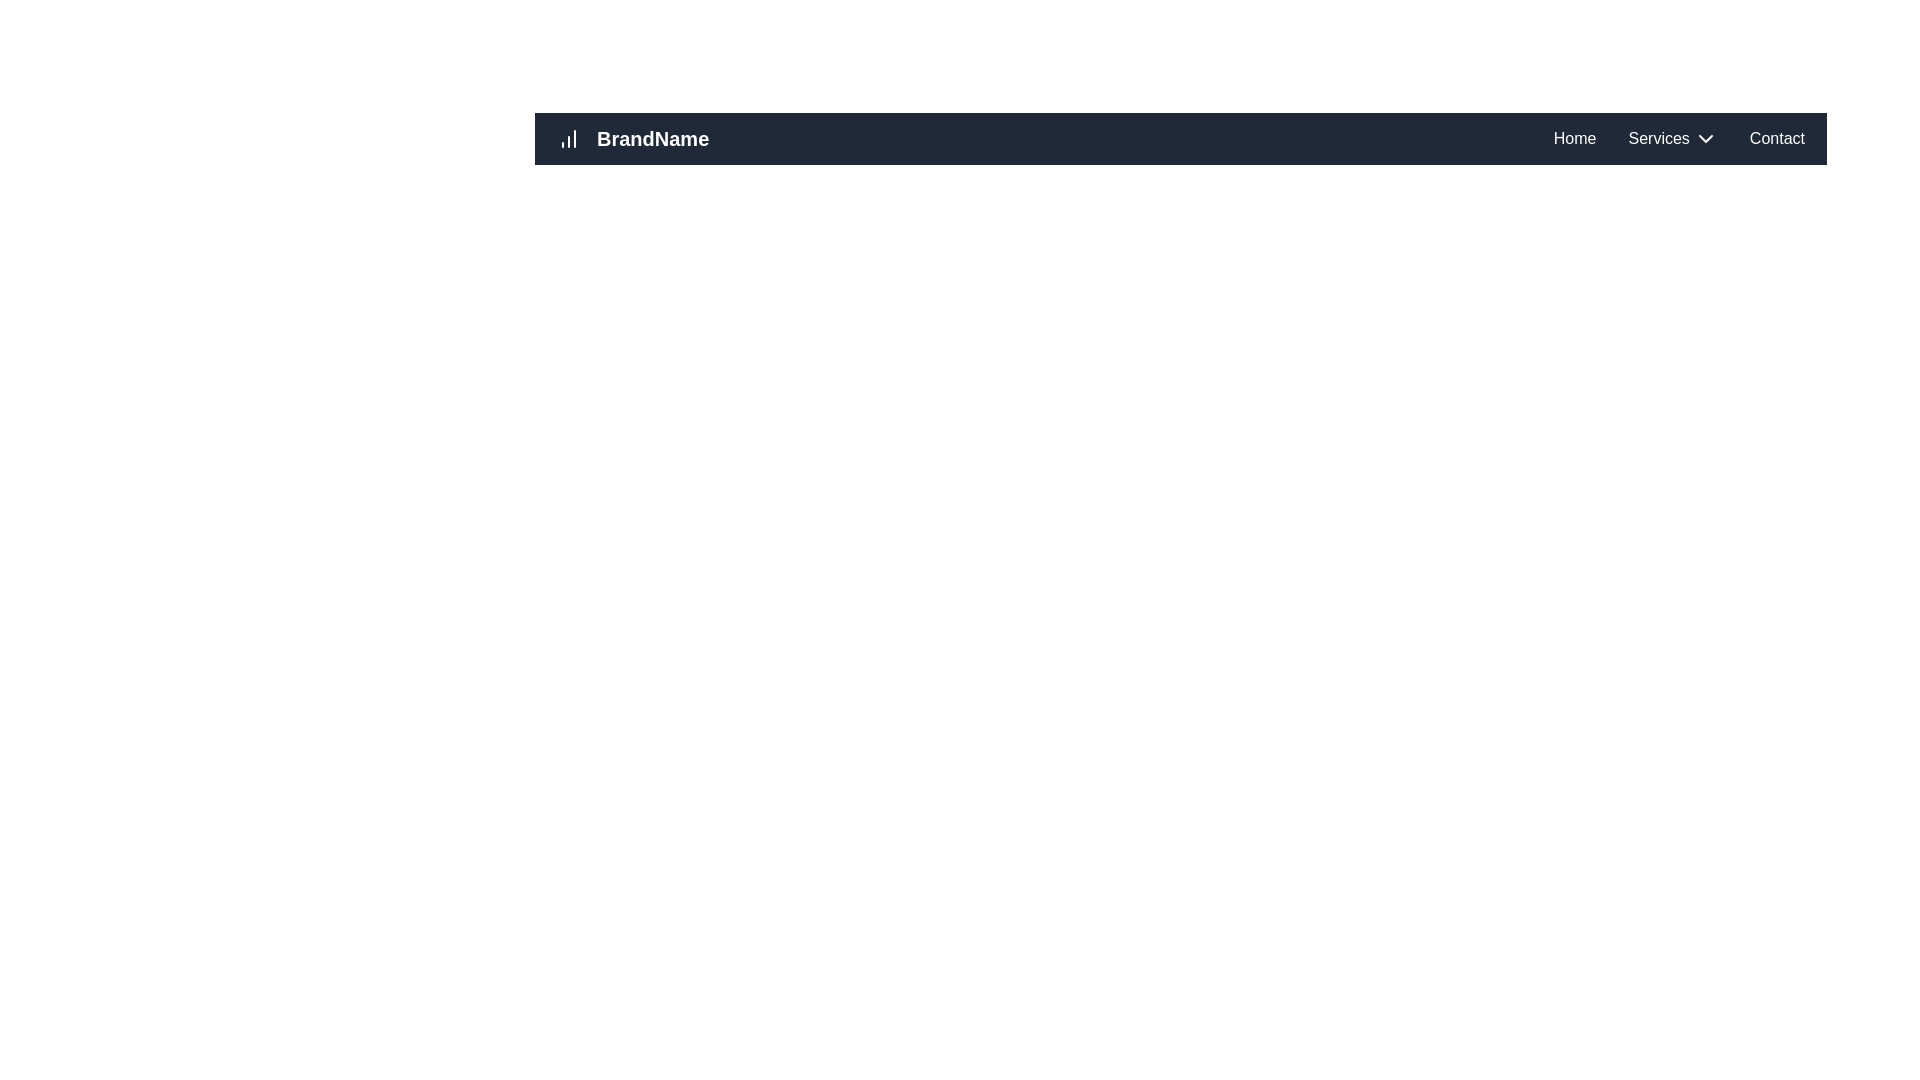 This screenshot has height=1080, width=1920. Describe the element at coordinates (1679, 137) in the screenshot. I see `the navigation bar located on the top-right side of the interface` at that location.